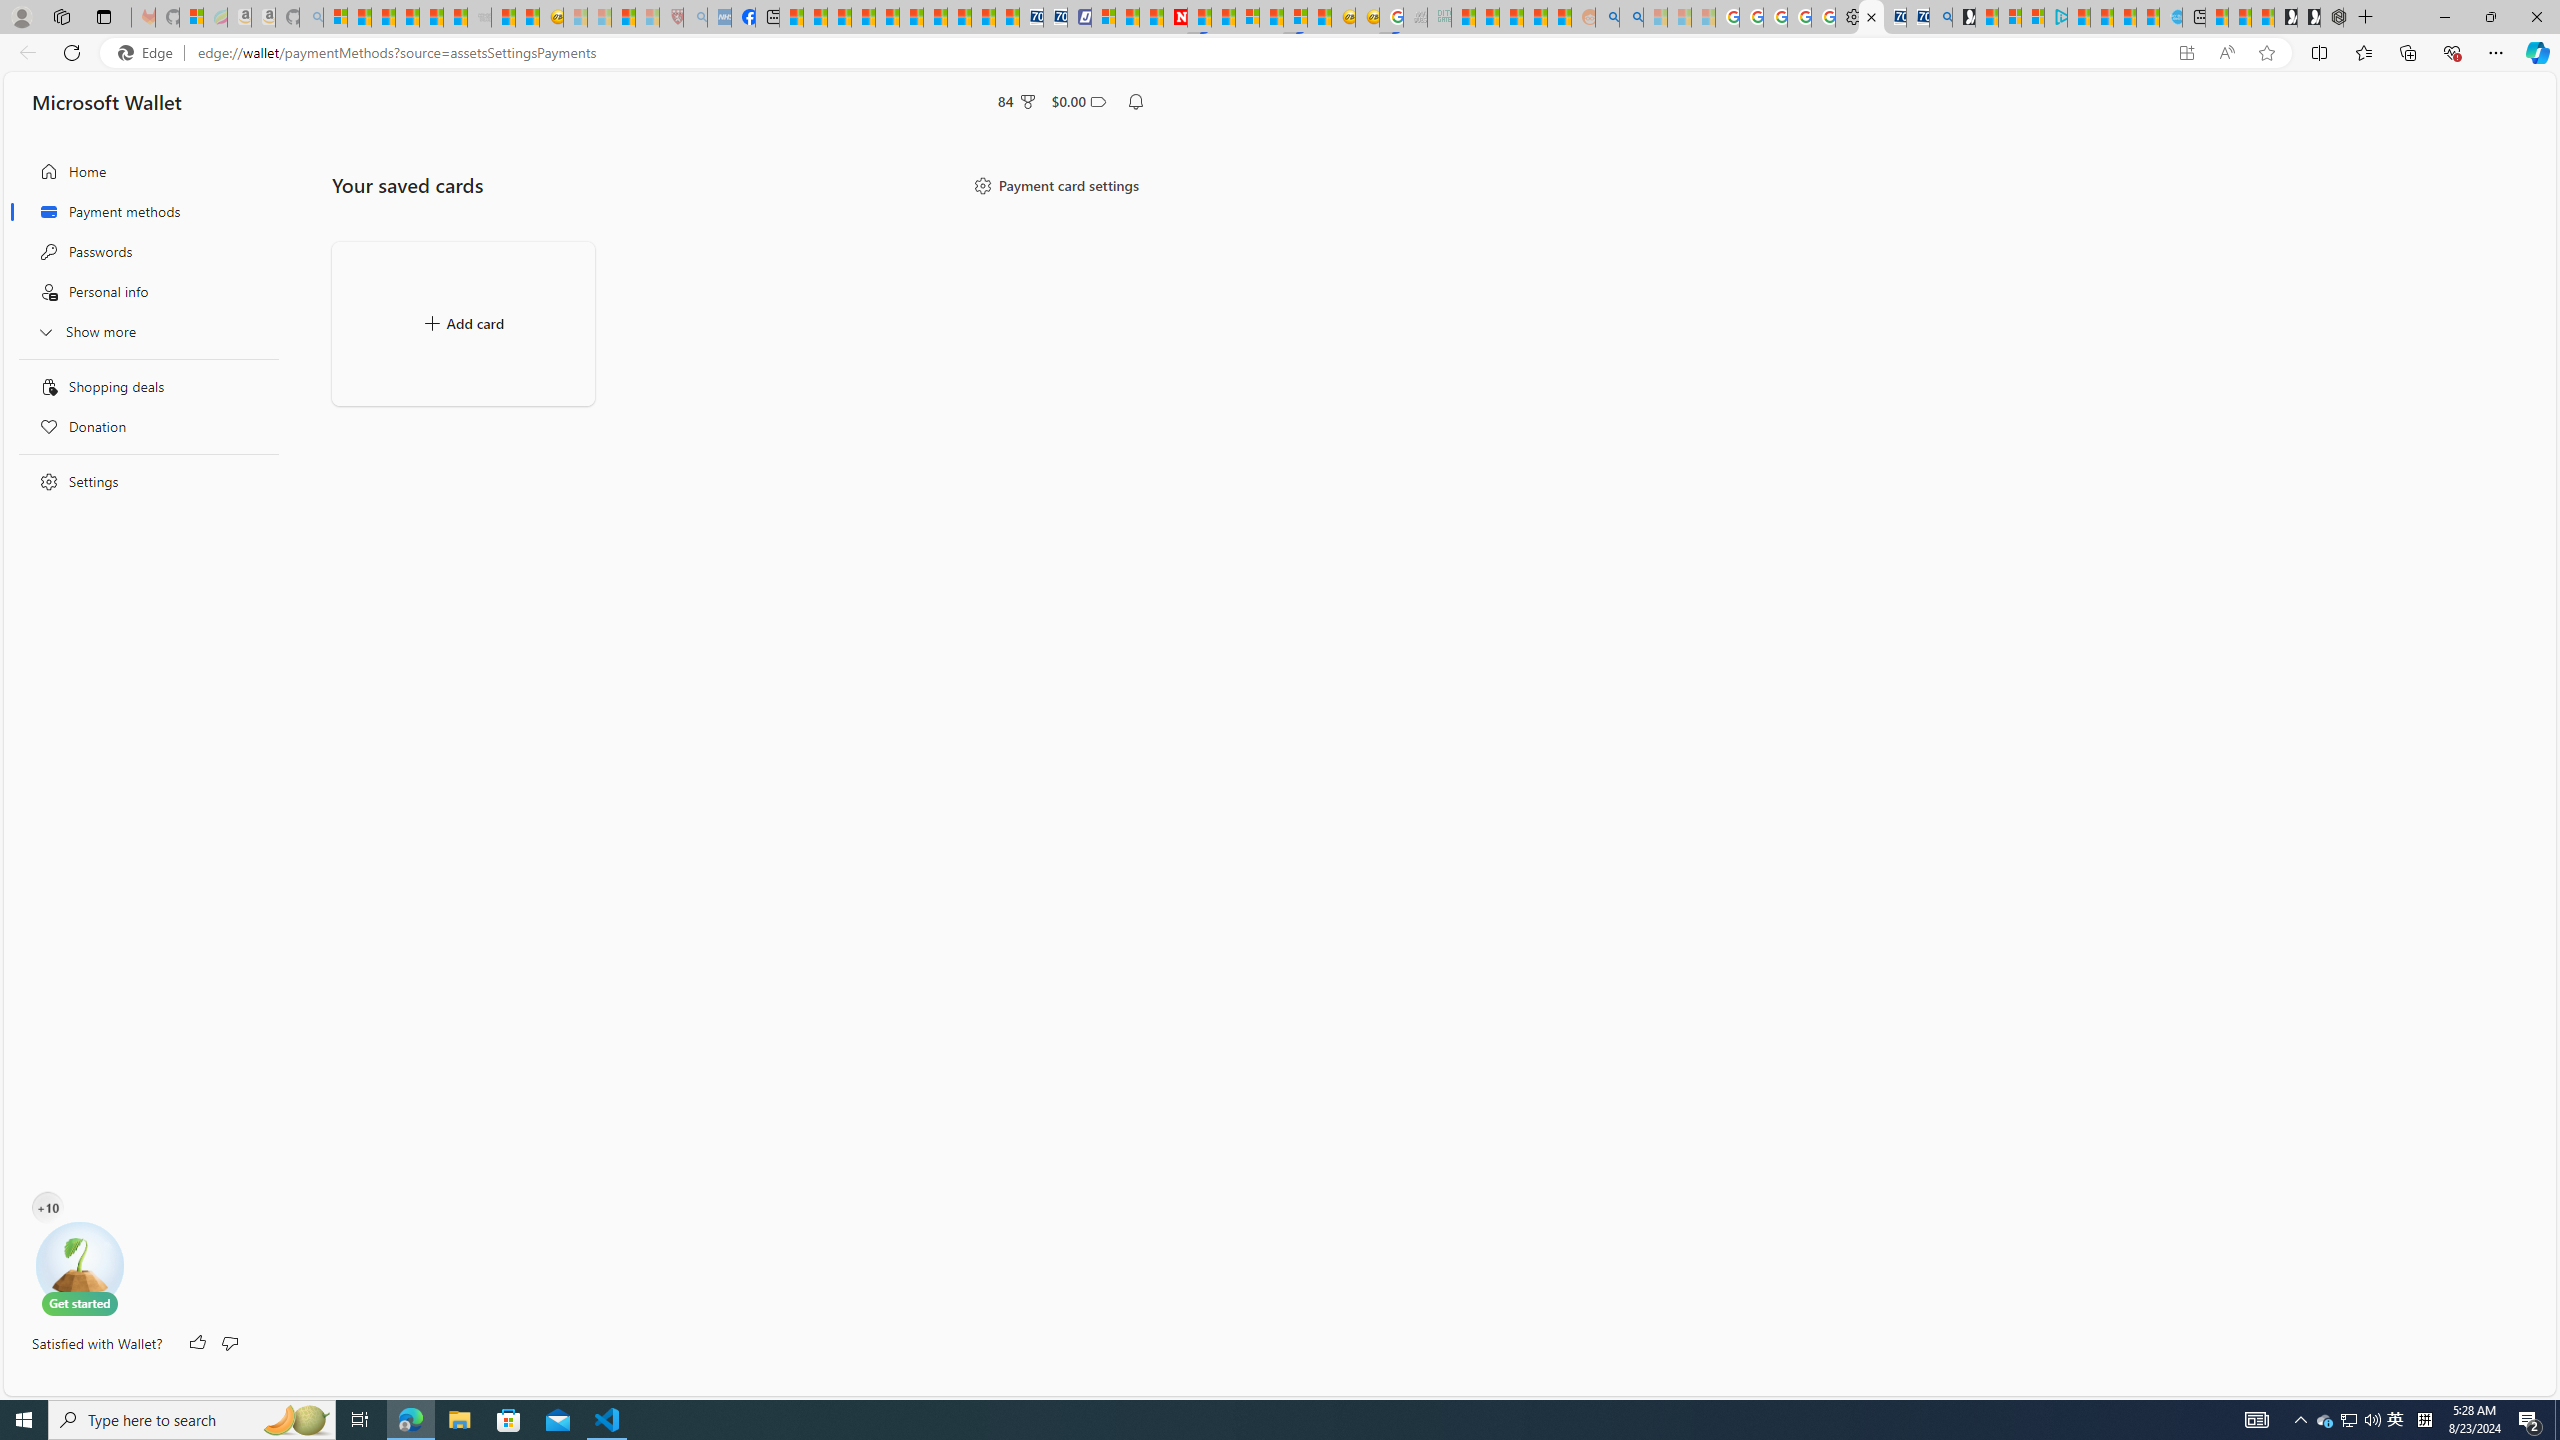 This screenshot has height=1440, width=2560. Describe the element at coordinates (1136, 102) in the screenshot. I see `'Notification'` at that location.